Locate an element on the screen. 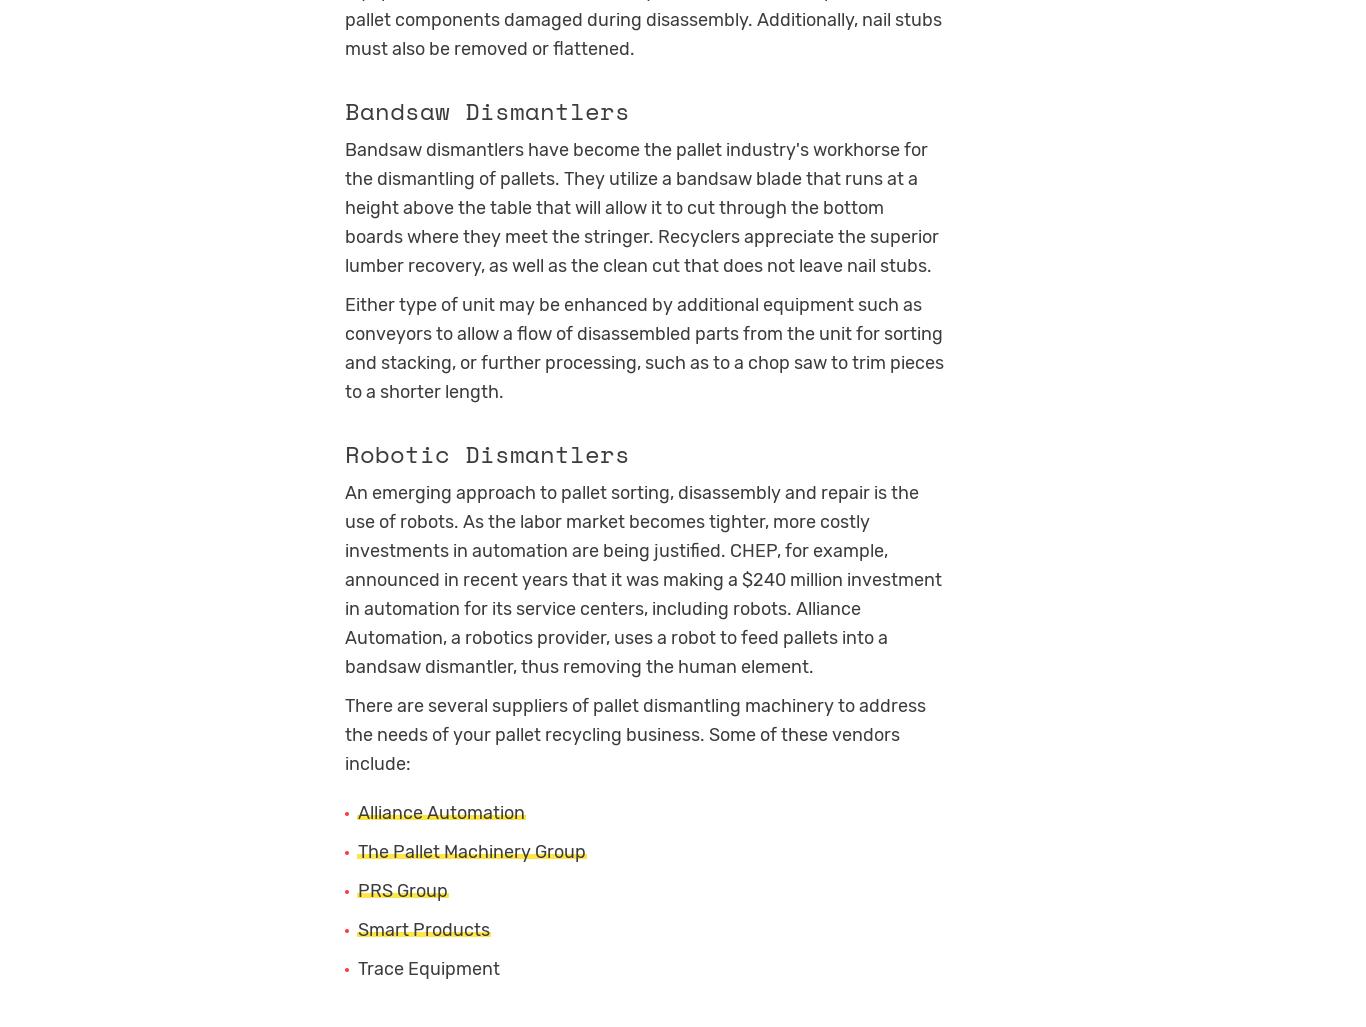  'Bandsaw Dismantlers' is located at coordinates (487, 108).